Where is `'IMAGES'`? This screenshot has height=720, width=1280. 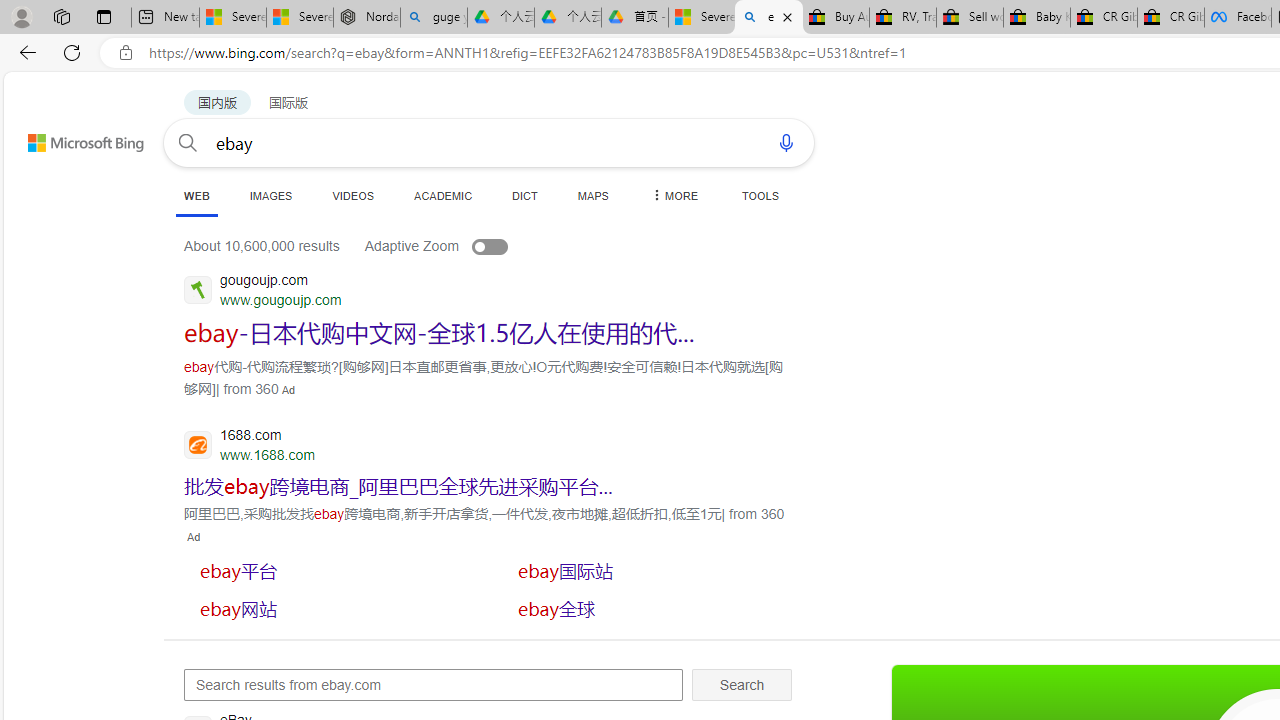 'IMAGES' is located at coordinates (269, 195).